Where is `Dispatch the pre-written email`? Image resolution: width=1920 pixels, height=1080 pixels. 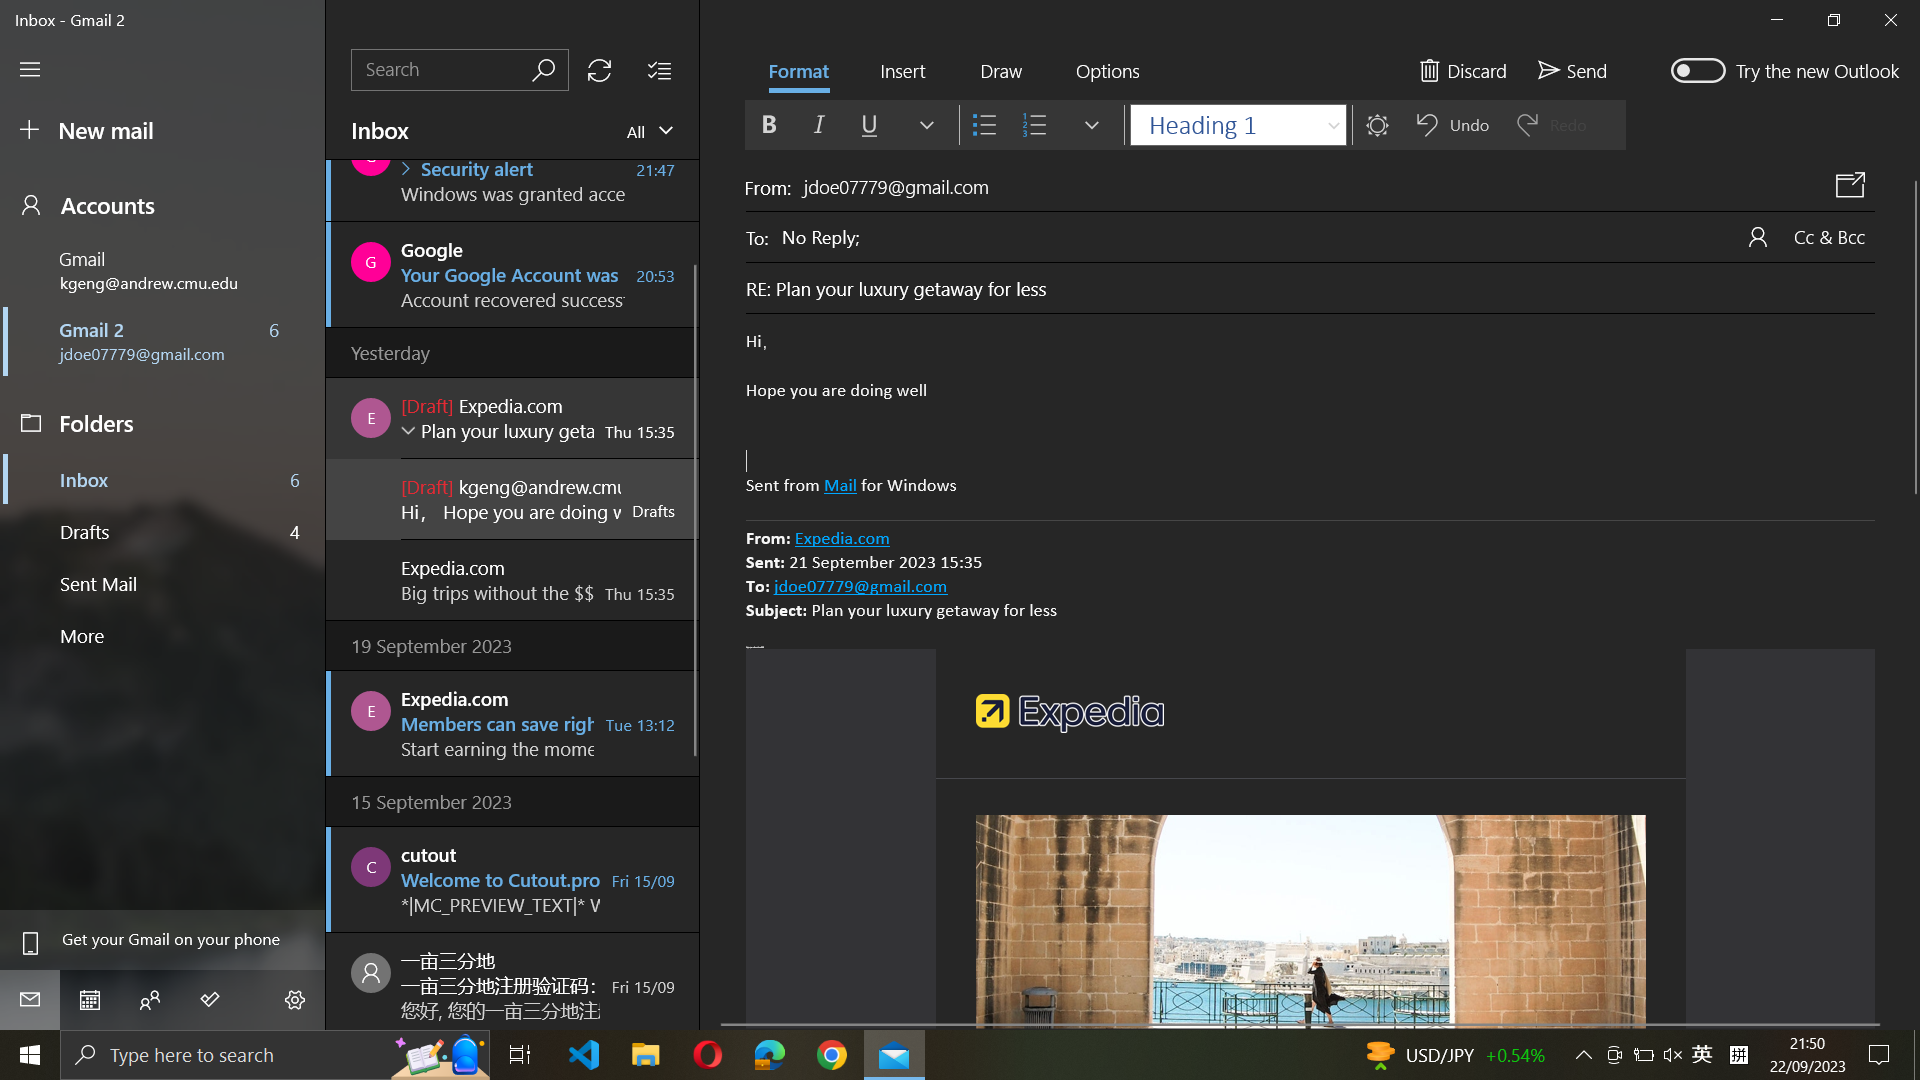
Dispatch the pre-written email is located at coordinates (1569, 68).